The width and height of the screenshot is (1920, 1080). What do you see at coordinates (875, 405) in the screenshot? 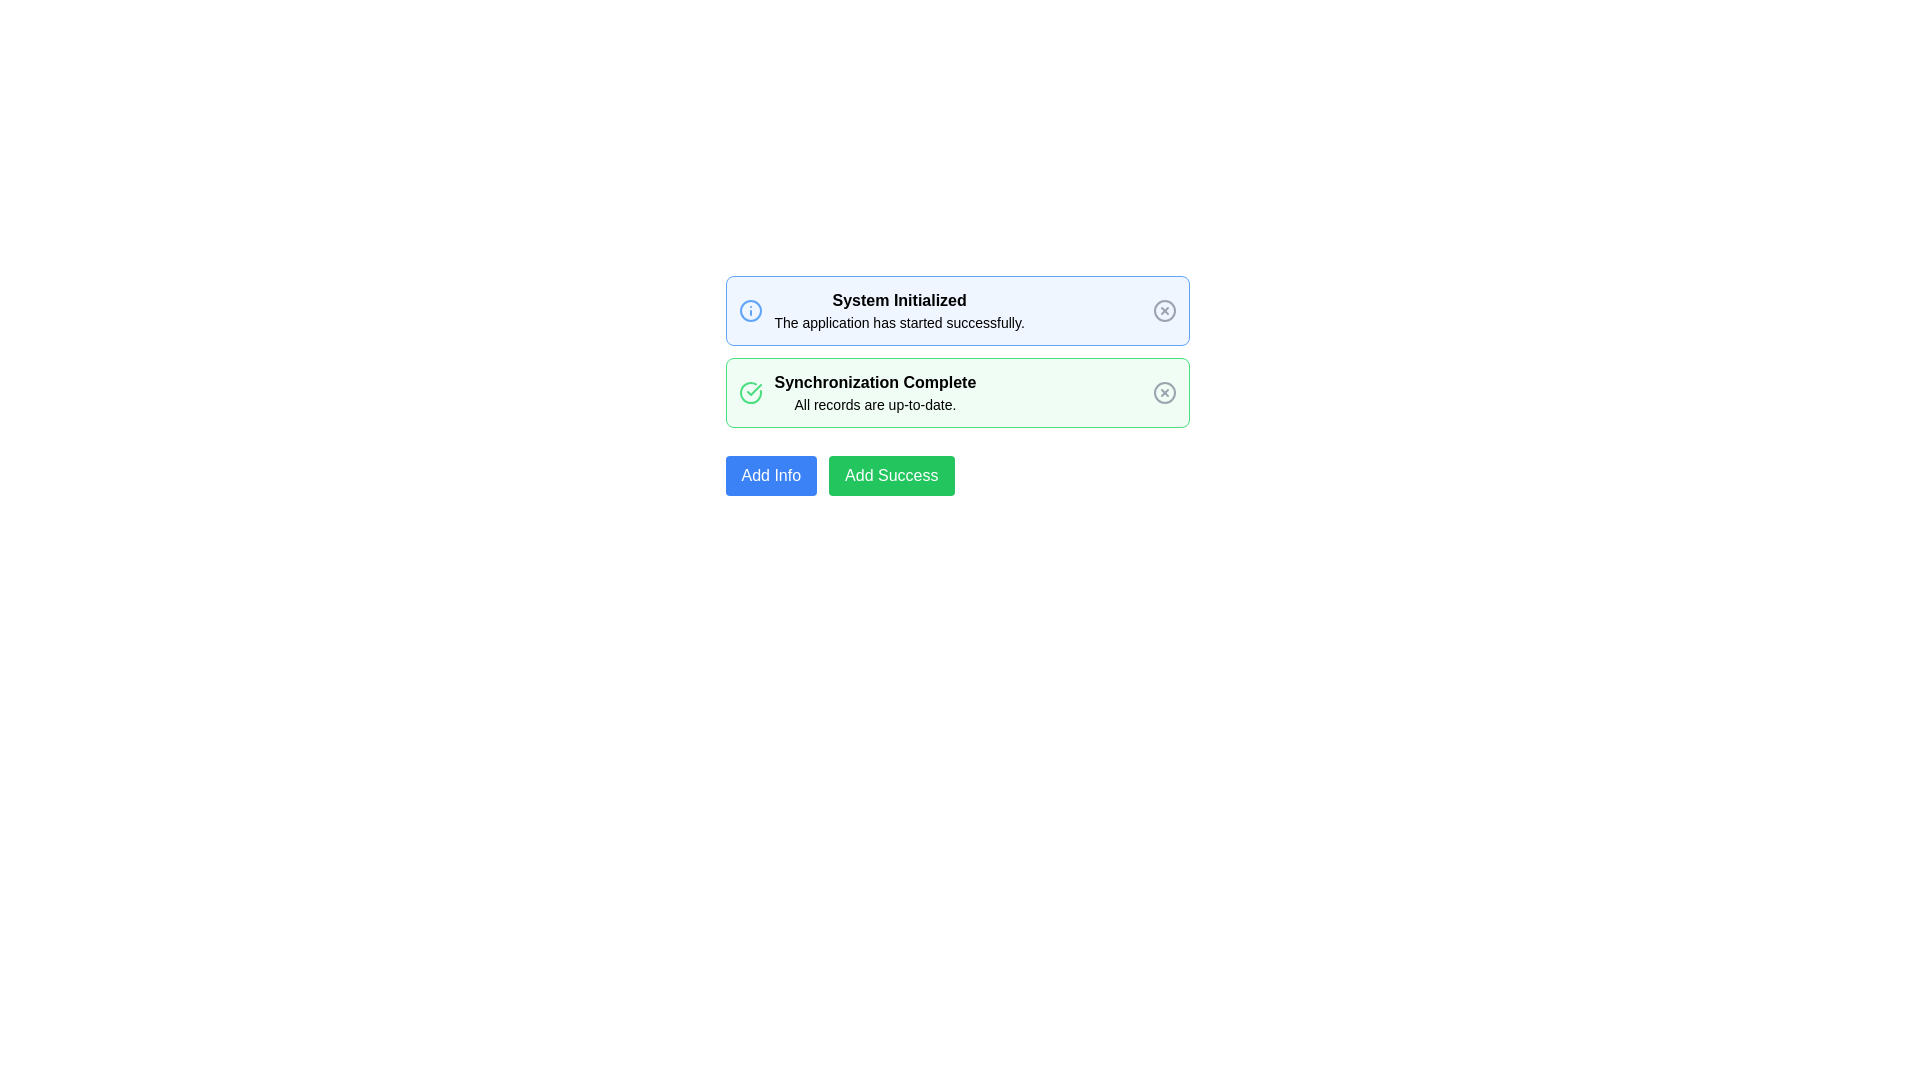
I see `the static text element that conveys the confirmation message indicating all records are synchronized and updated, located in the upper-middle section of a green-bordered notification box` at bounding box center [875, 405].